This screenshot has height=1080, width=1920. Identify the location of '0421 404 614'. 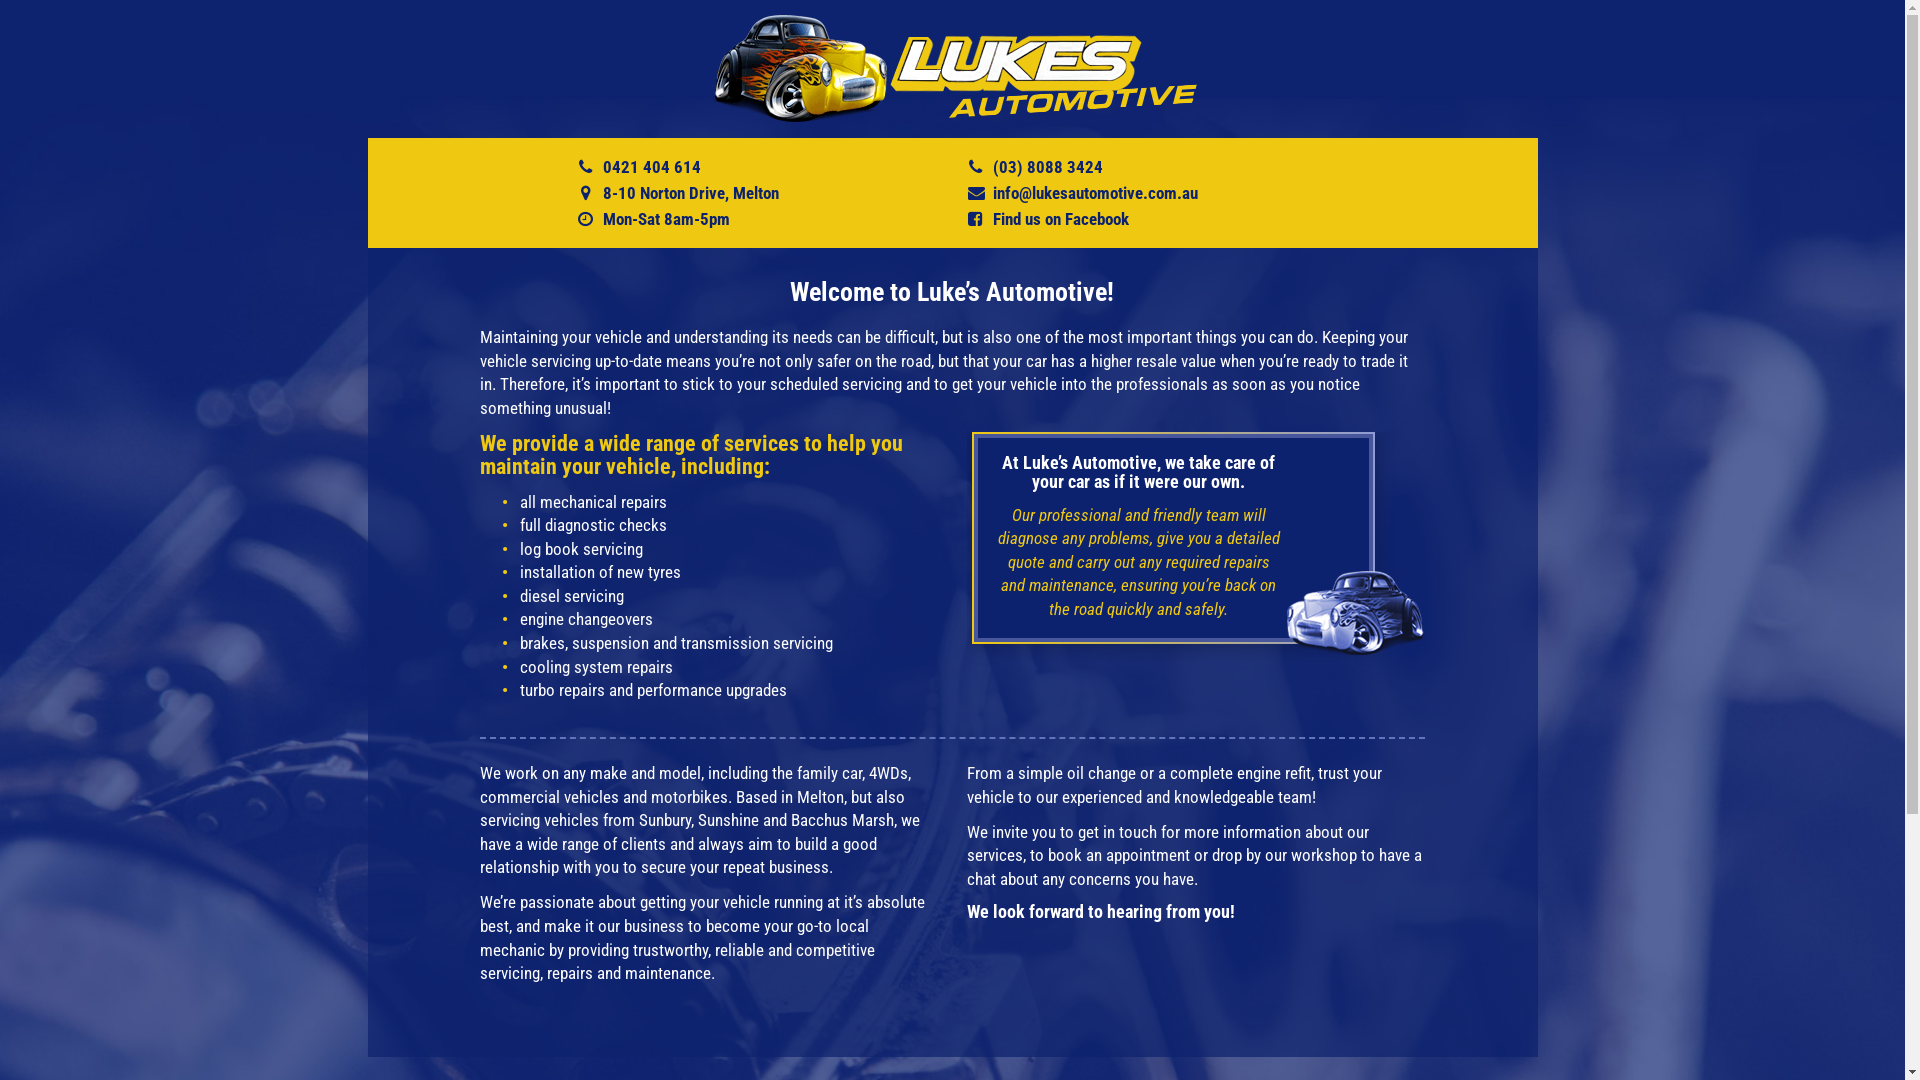
(652, 165).